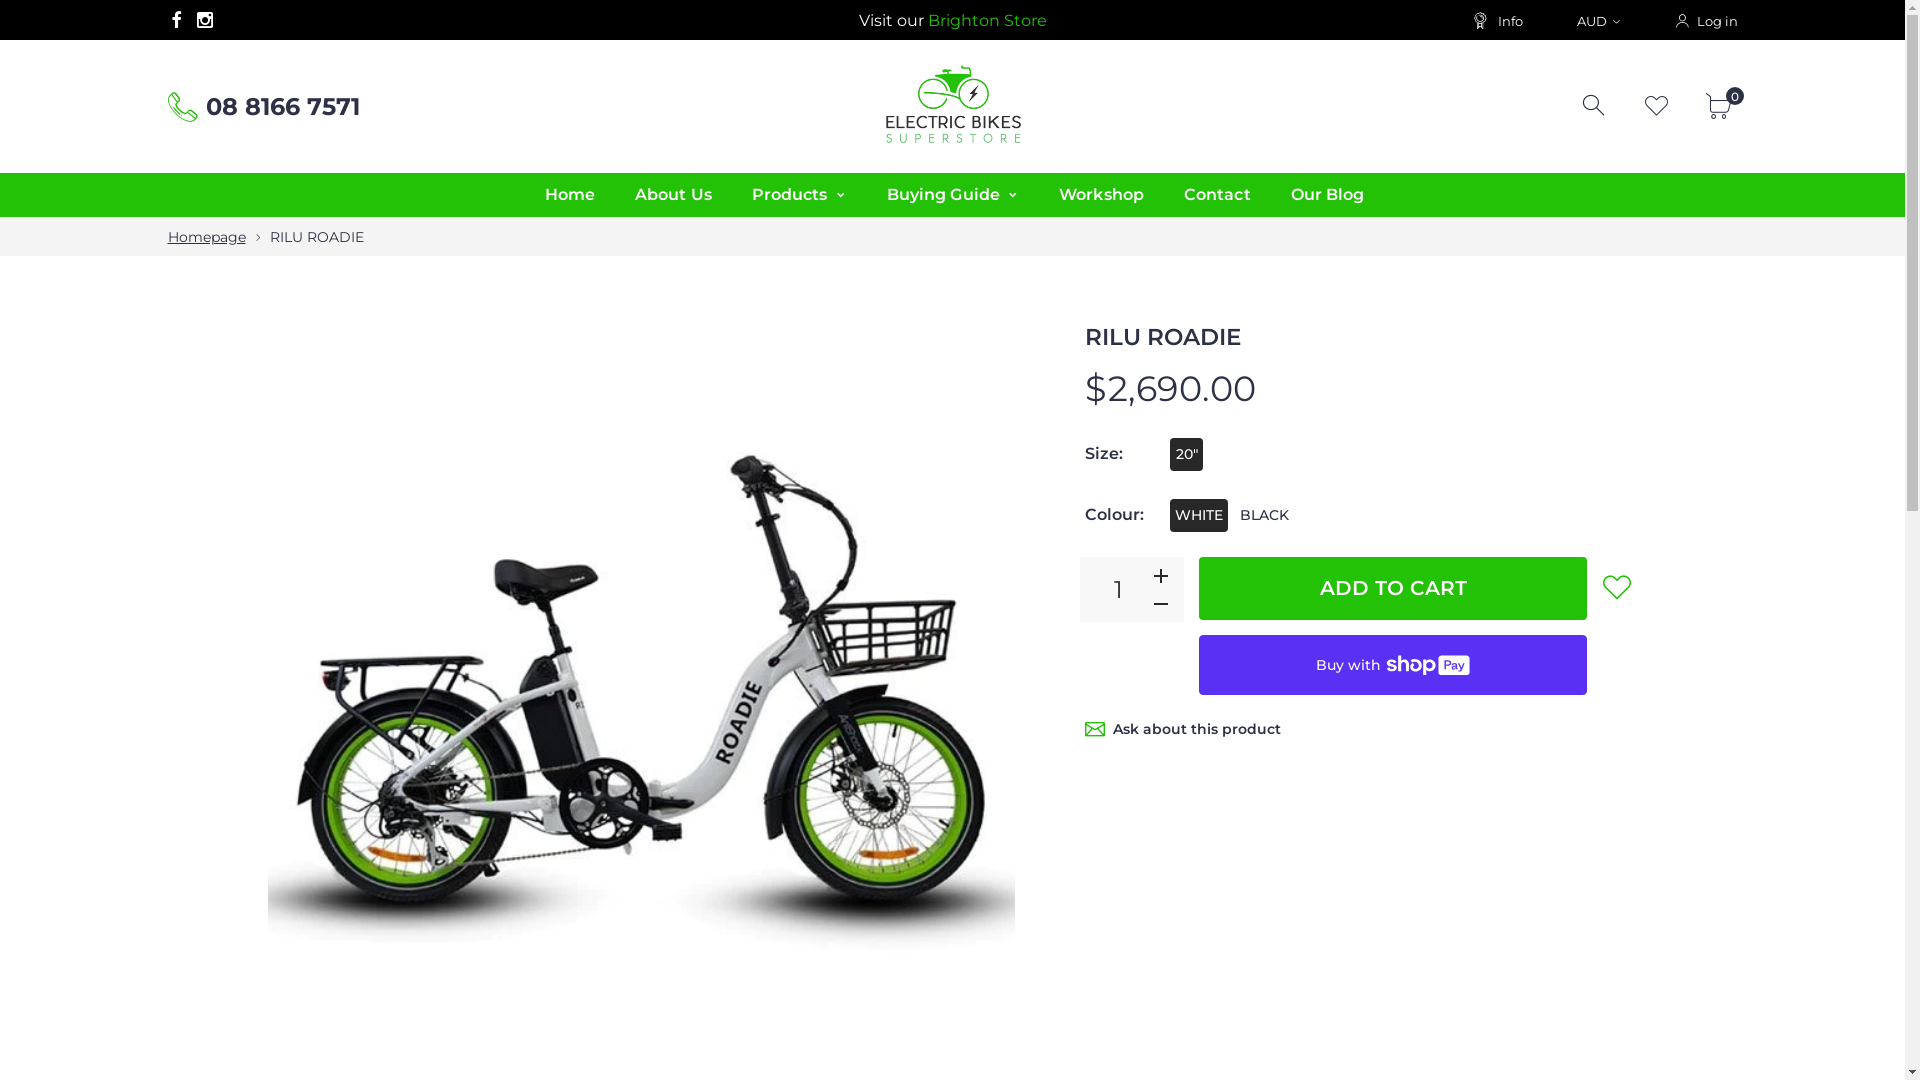 This screenshot has width=1920, height=1080. What do you see at coordinates (798, 195) in the screenshot?
I see `'Products'` at bounding box center [798, 195].